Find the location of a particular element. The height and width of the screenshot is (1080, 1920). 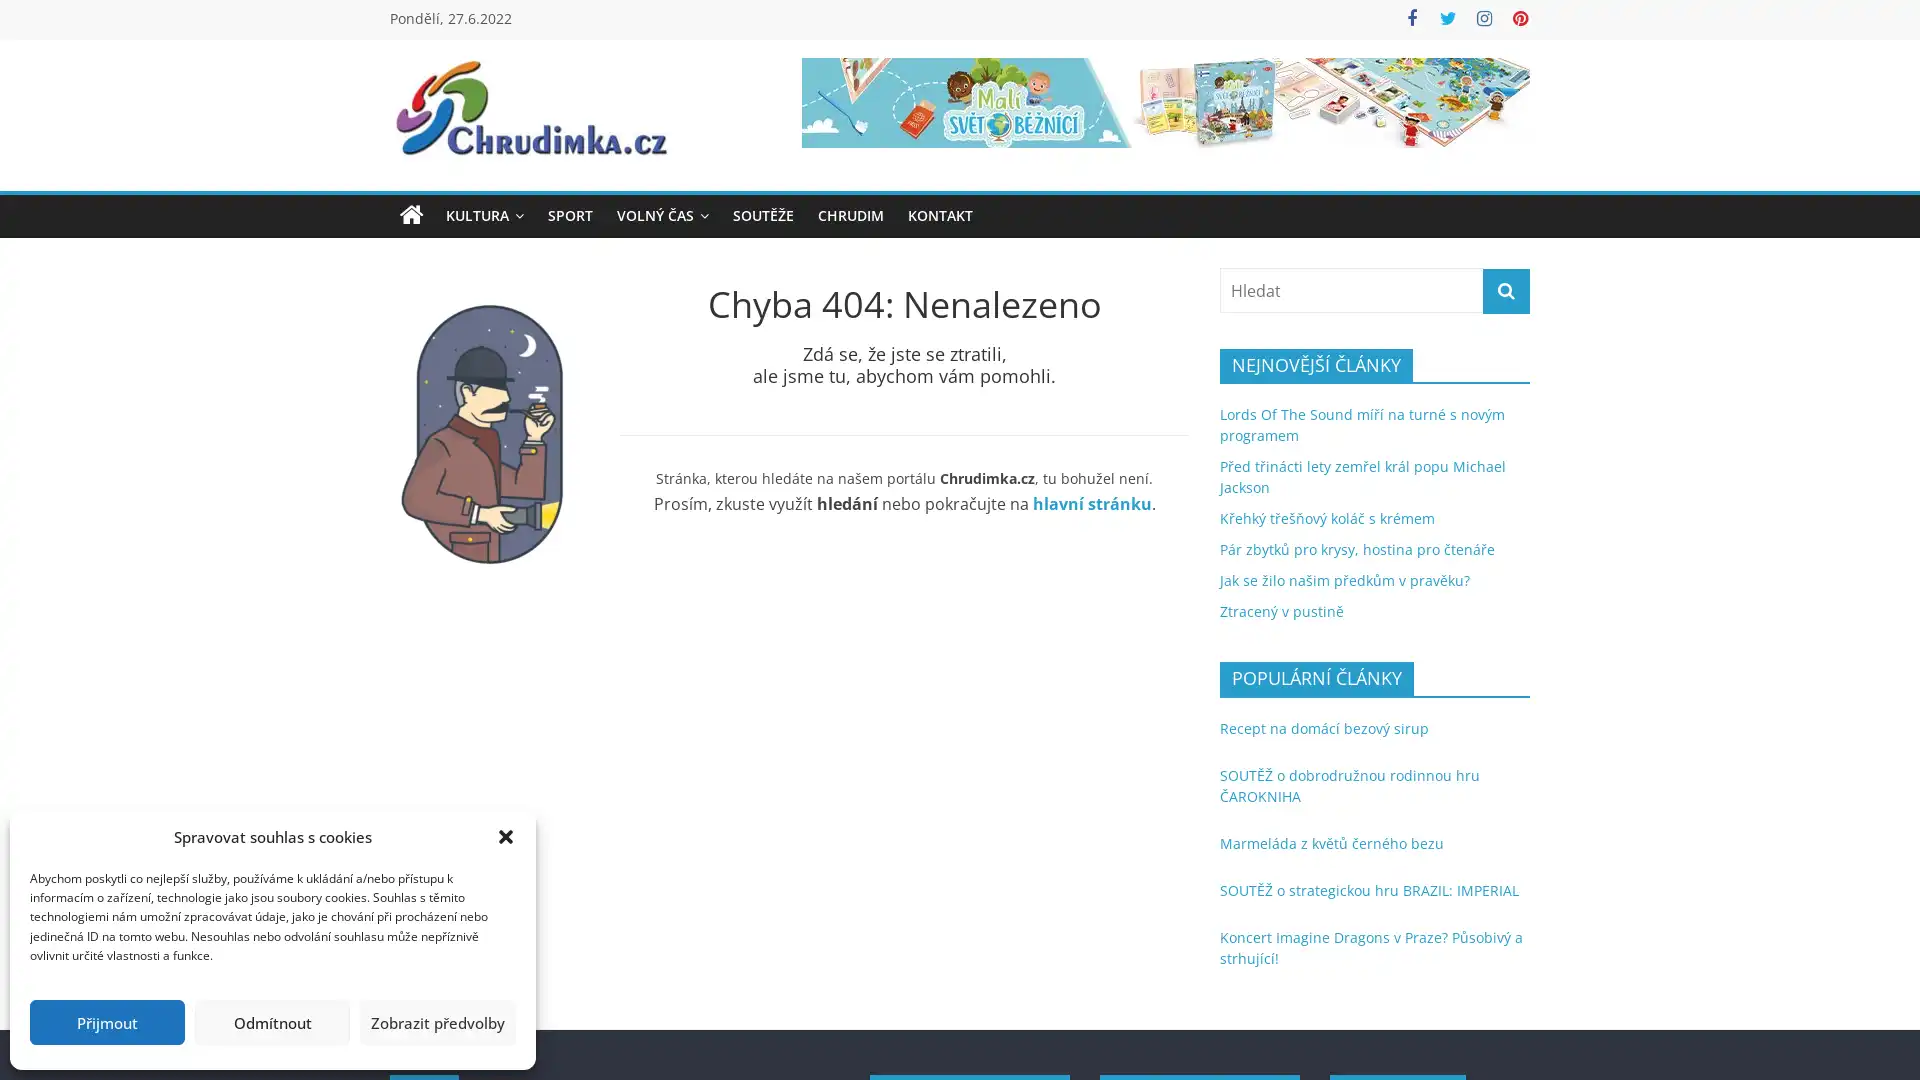

Zobrazit predvolby is located at coordinates (436, 1022).